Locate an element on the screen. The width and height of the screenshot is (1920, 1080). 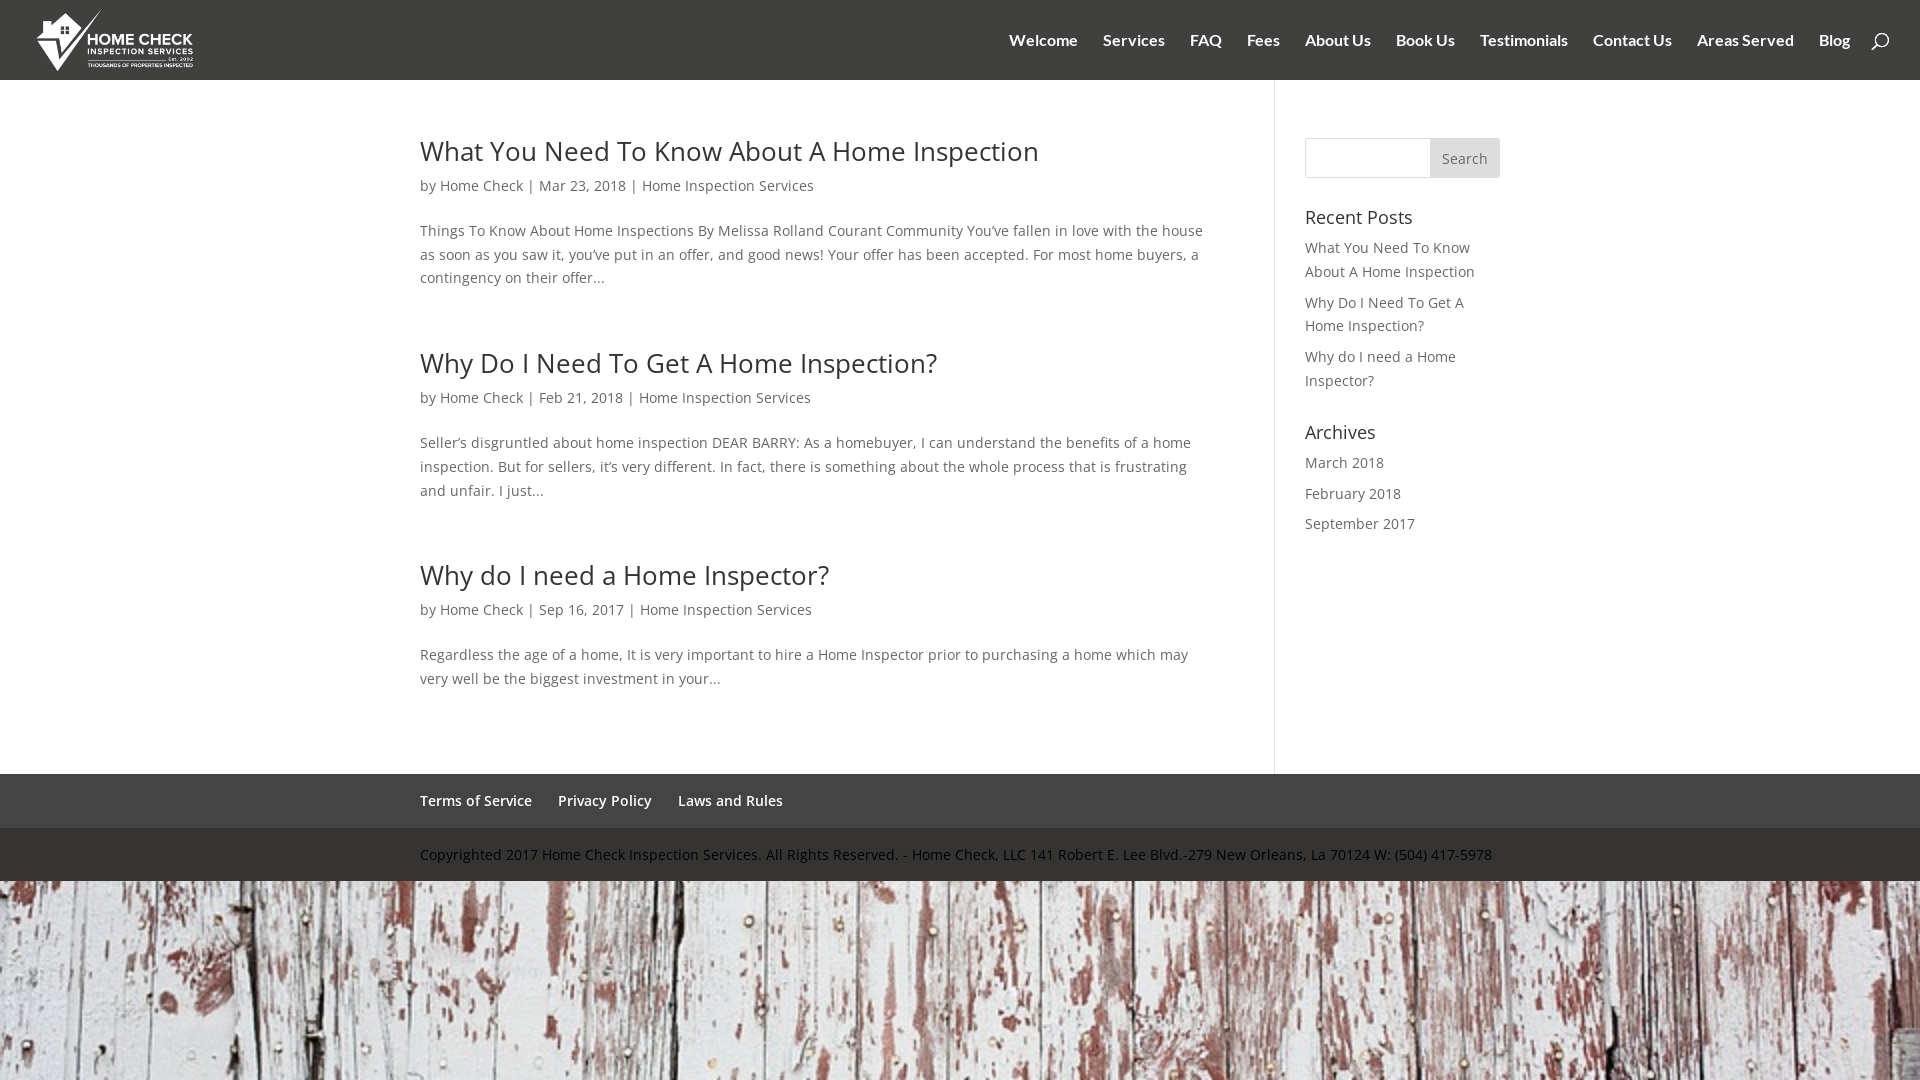
'Welcome' is located at coordinates (1042, 55).